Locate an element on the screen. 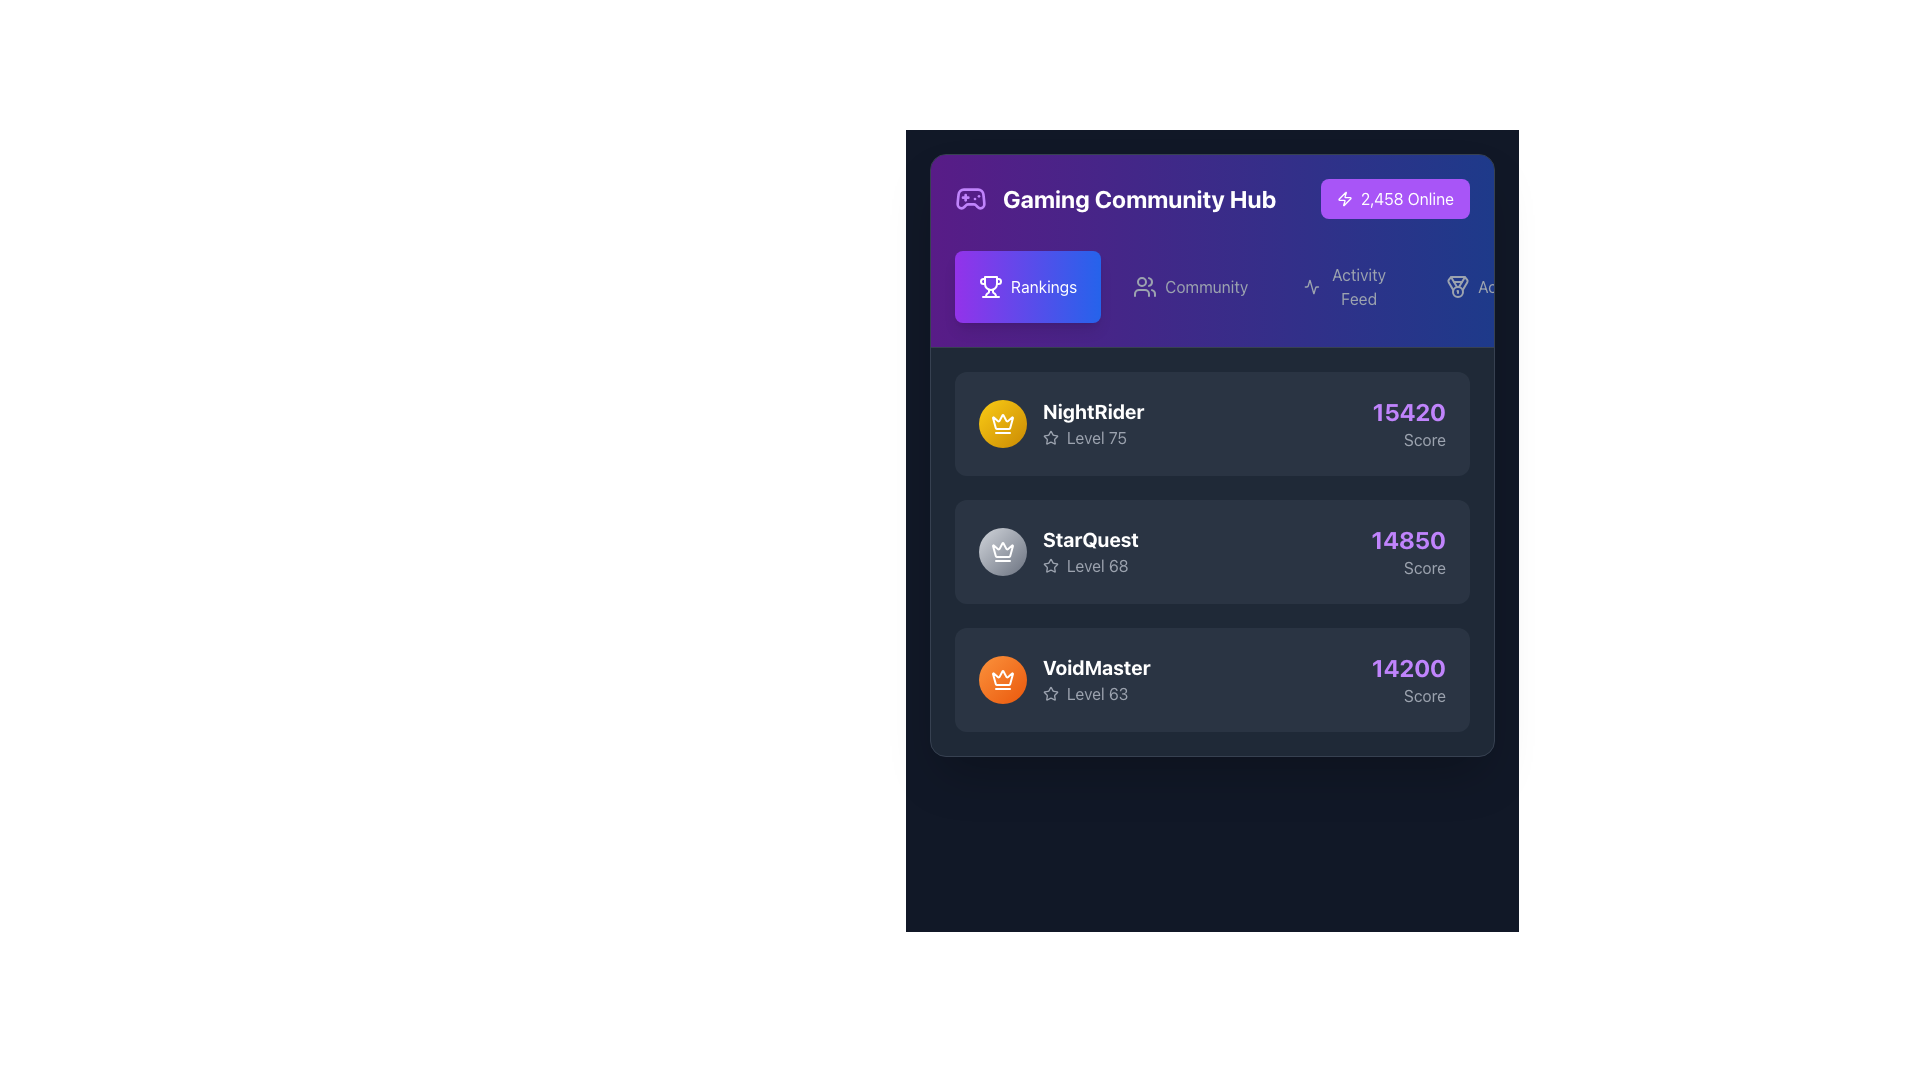  the second leaderboard entry displaying 'StarQuest' with the score '14850' is located at coordinates (1211, 551).